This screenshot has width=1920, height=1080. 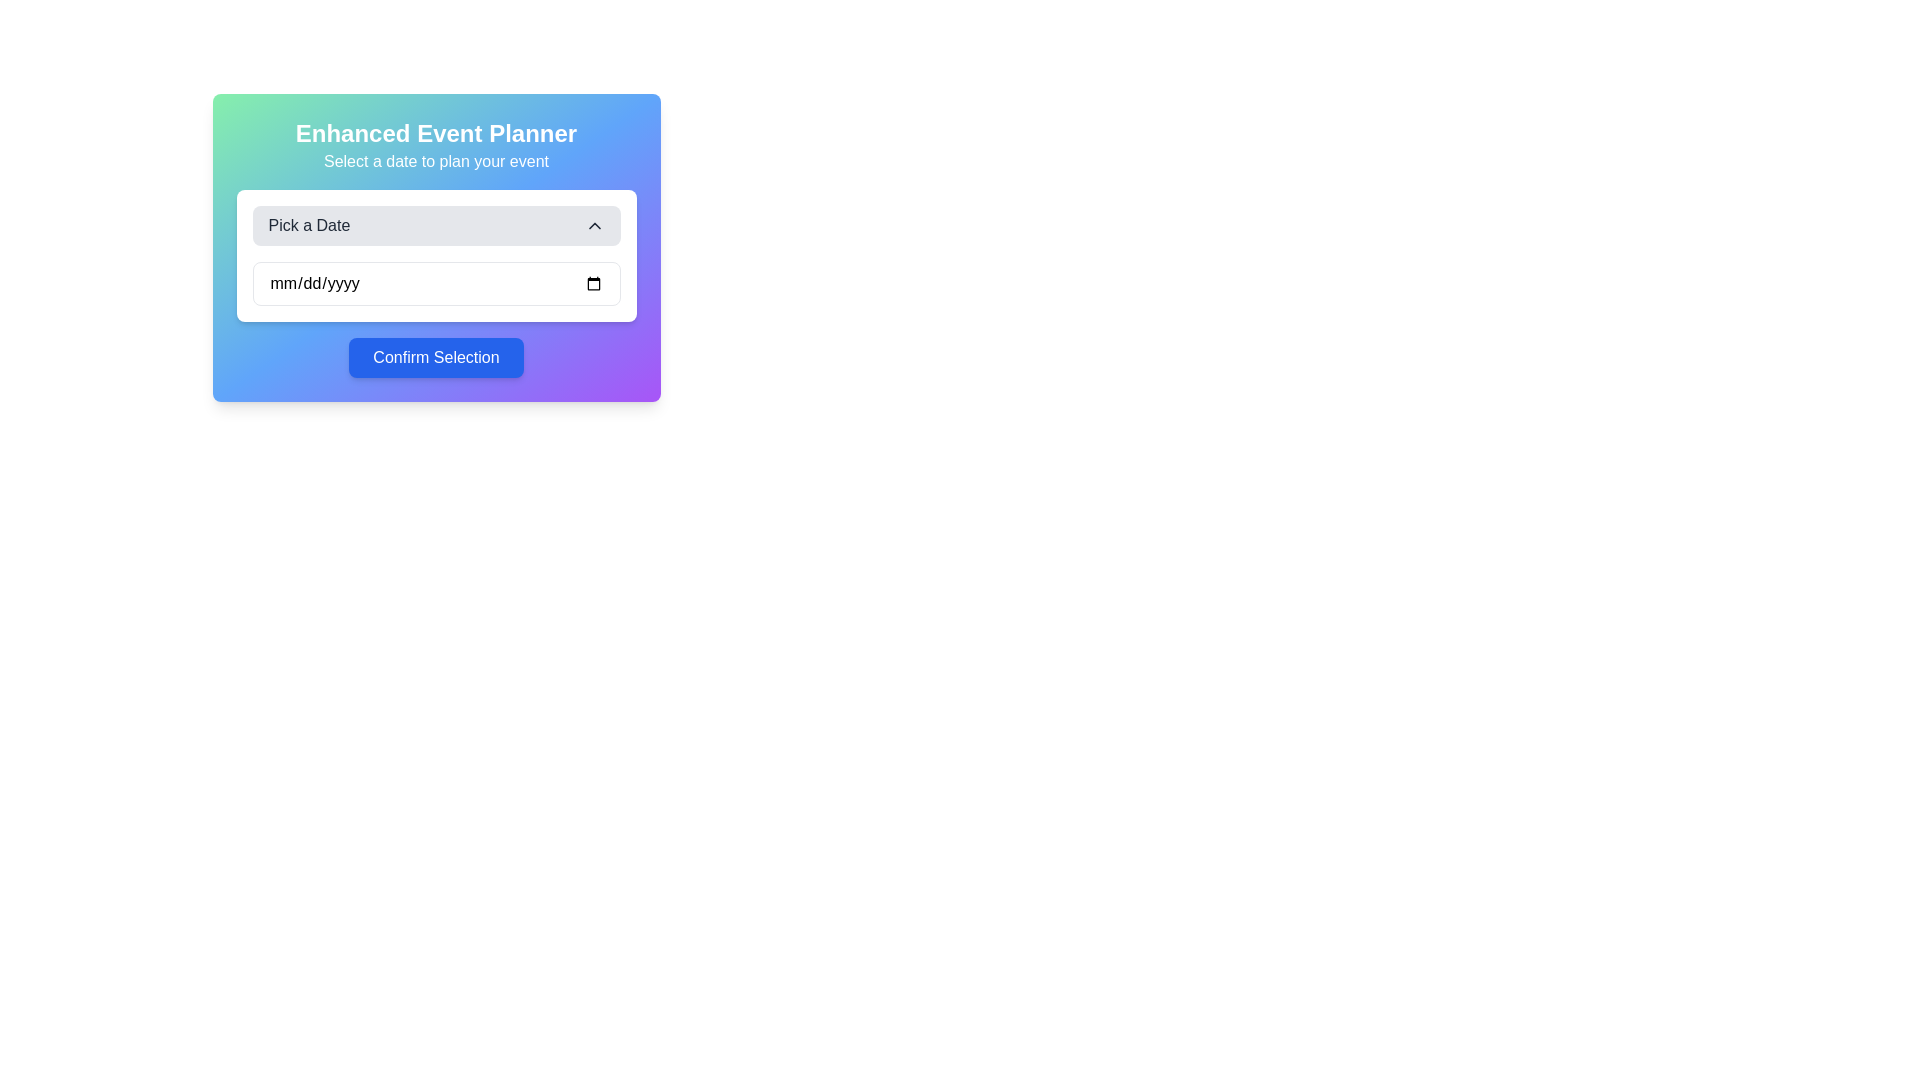 I want to click on the chevron-down icon located in the top-right portion of the 'Pick a Date' section, which is styled with a thin, sharp design and colored black, so click(x=593, y=225).